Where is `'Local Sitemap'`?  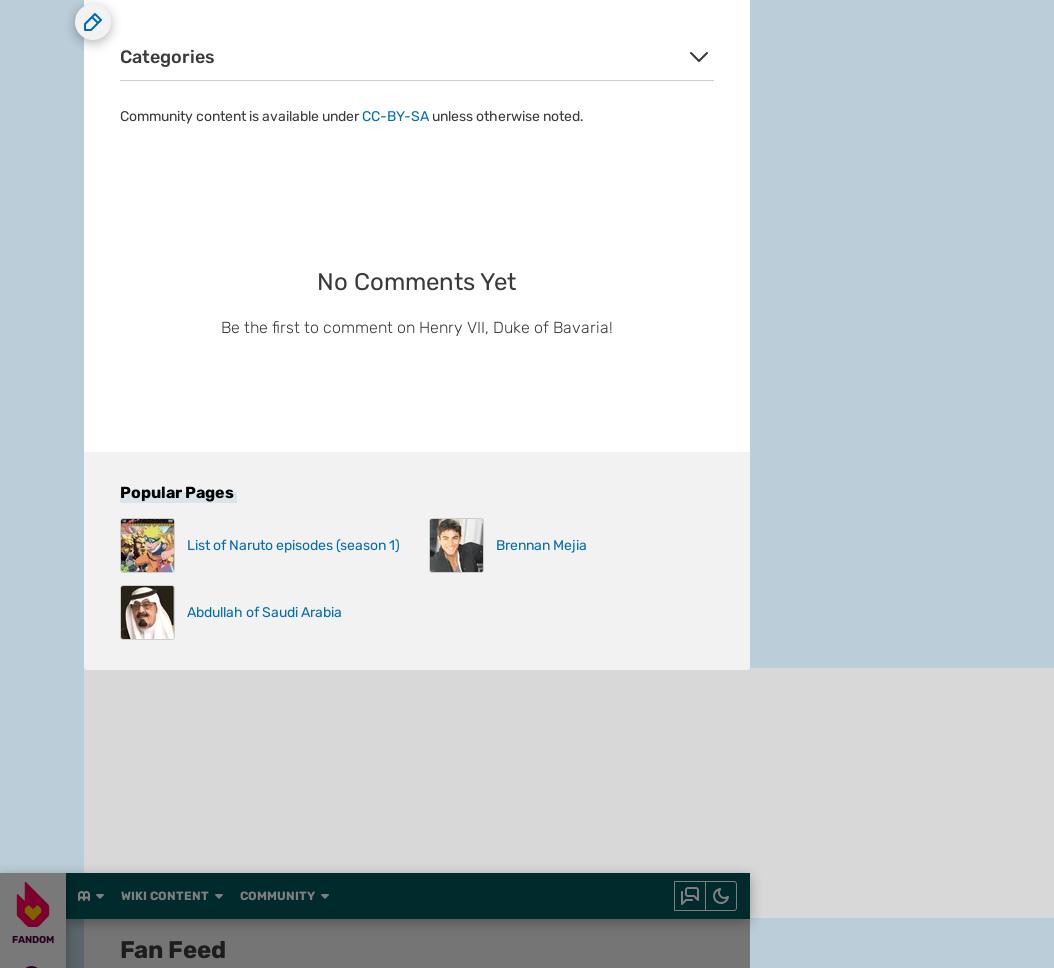 'Local Sitemap' is located at coordinates (476, 371).